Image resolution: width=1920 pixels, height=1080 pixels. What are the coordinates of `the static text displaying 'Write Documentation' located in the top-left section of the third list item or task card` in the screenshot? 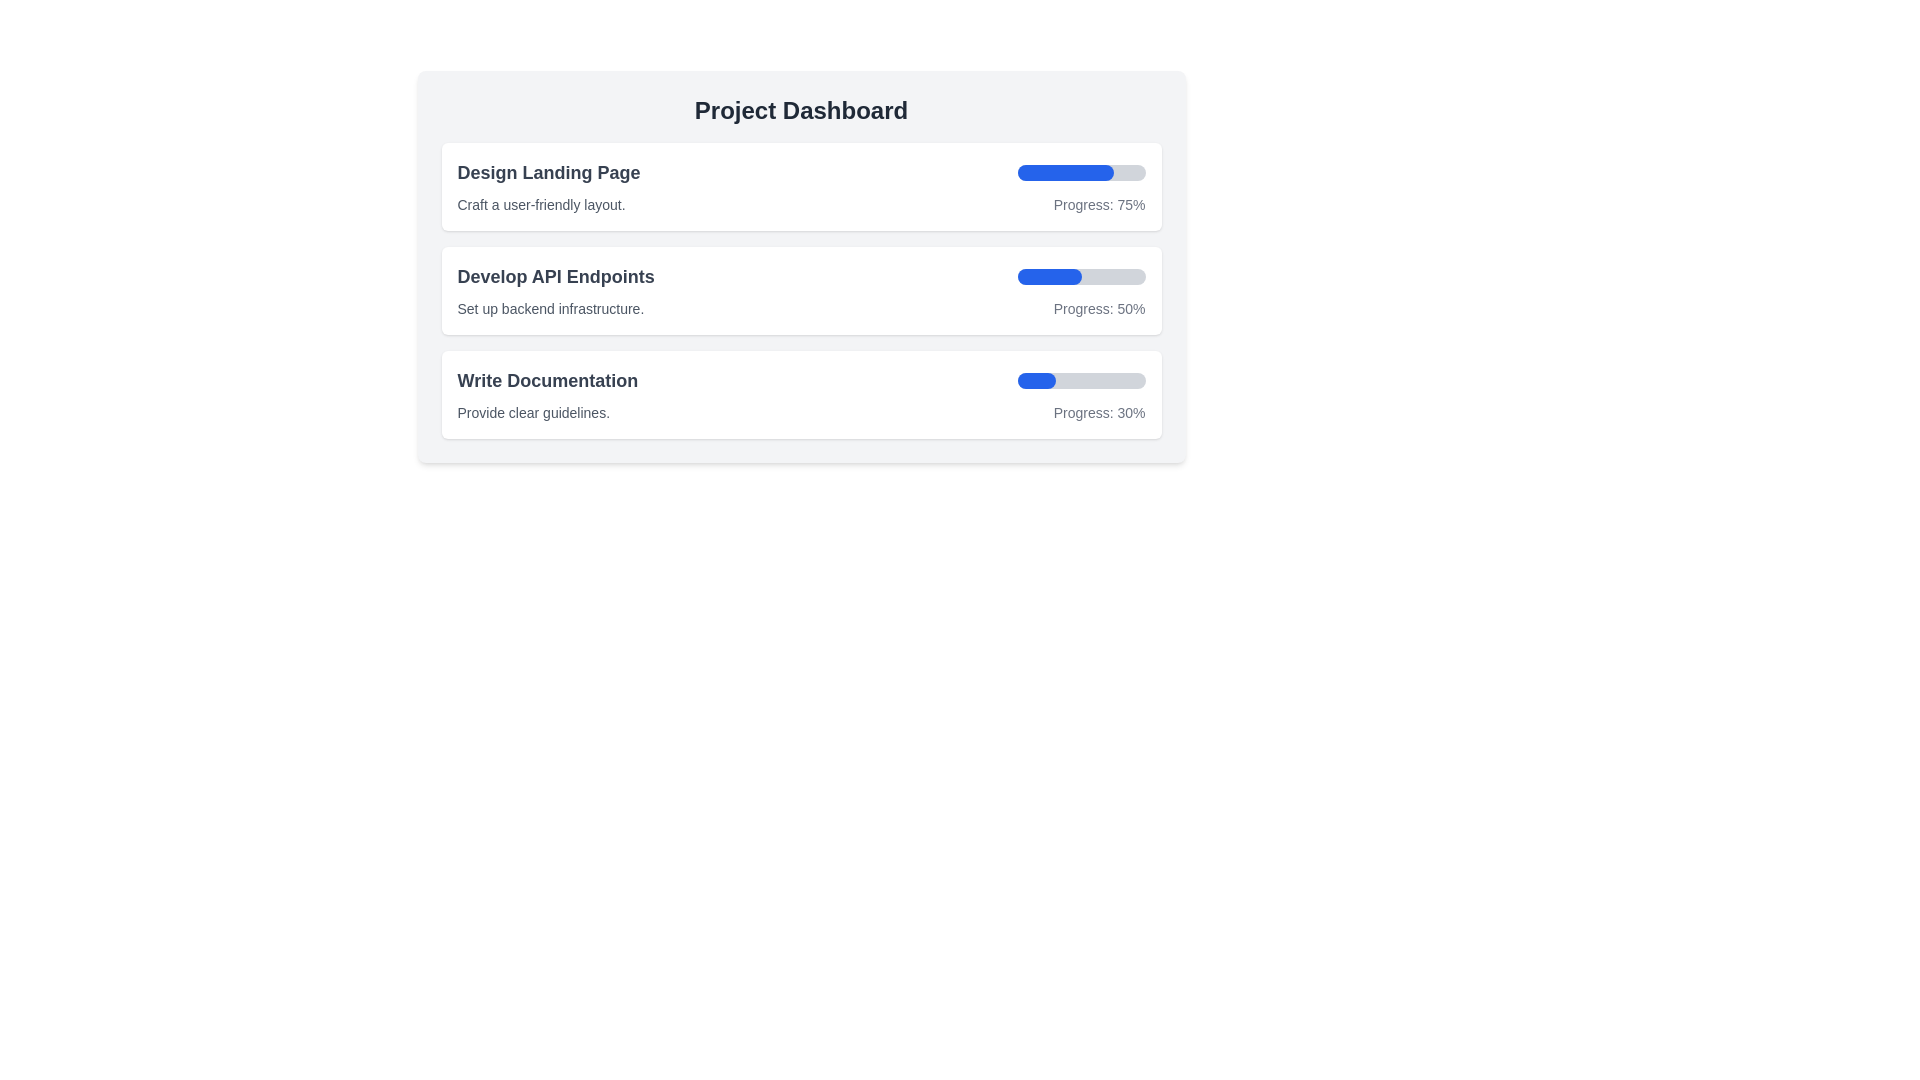 It's located at (547, 381).